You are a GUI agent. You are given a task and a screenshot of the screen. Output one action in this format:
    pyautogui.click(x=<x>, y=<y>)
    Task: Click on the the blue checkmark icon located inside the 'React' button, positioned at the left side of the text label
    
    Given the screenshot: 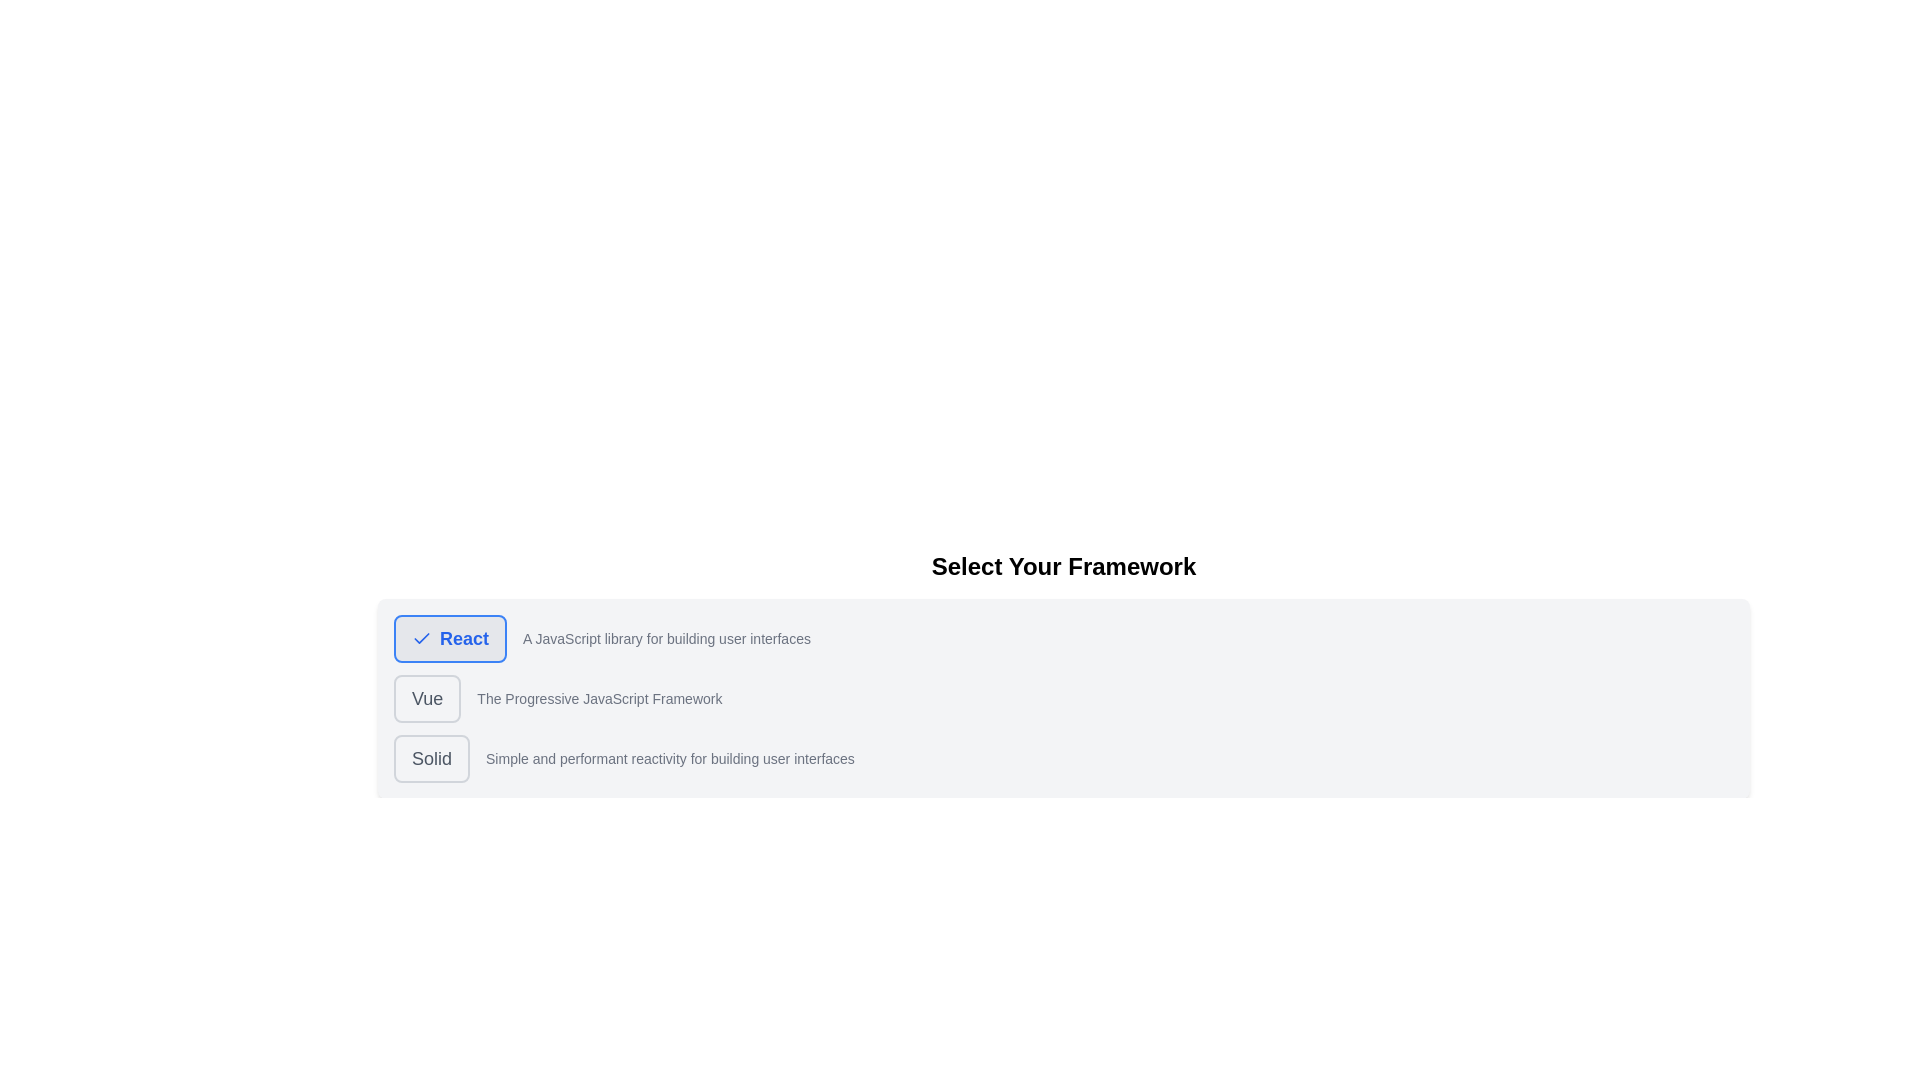 What is the action you would take?
    pyautogui.click(x=421, y=639)
    